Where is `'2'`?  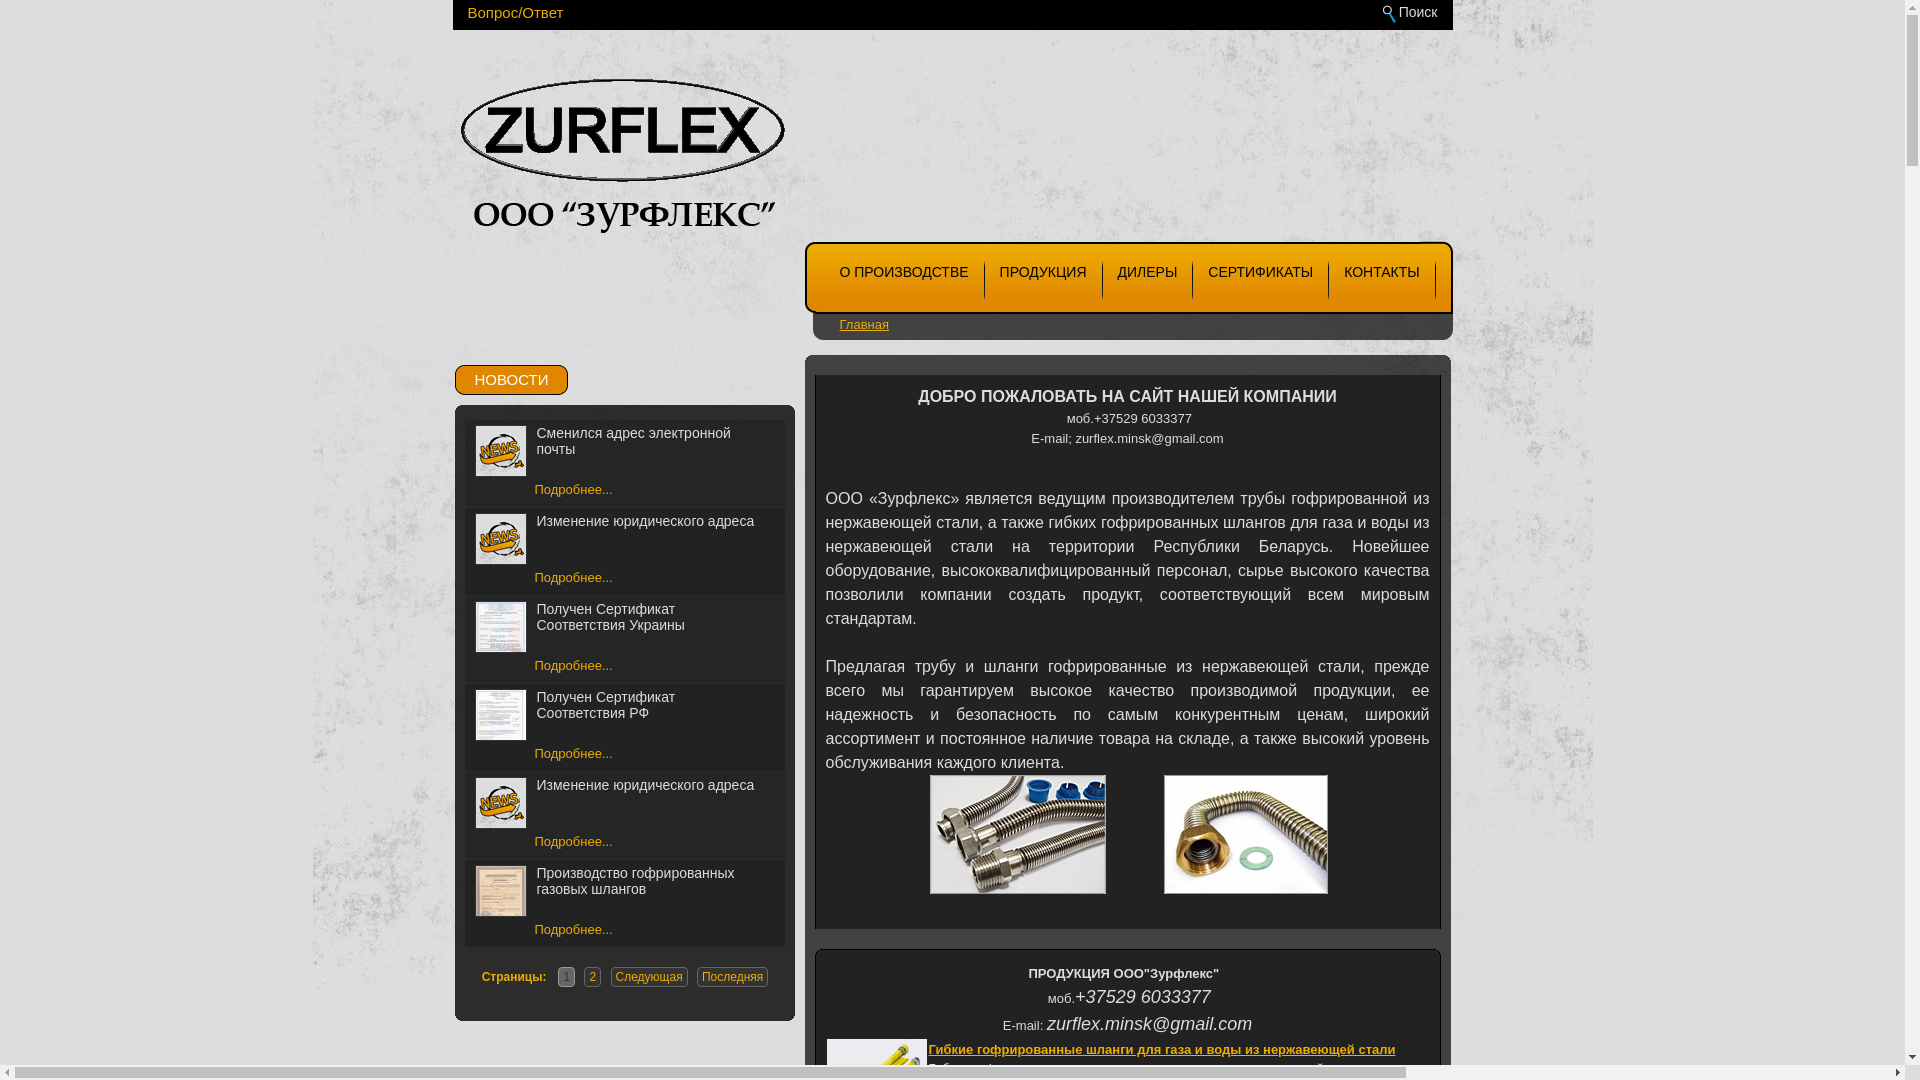 '2' is located at coordinates (591, 975).